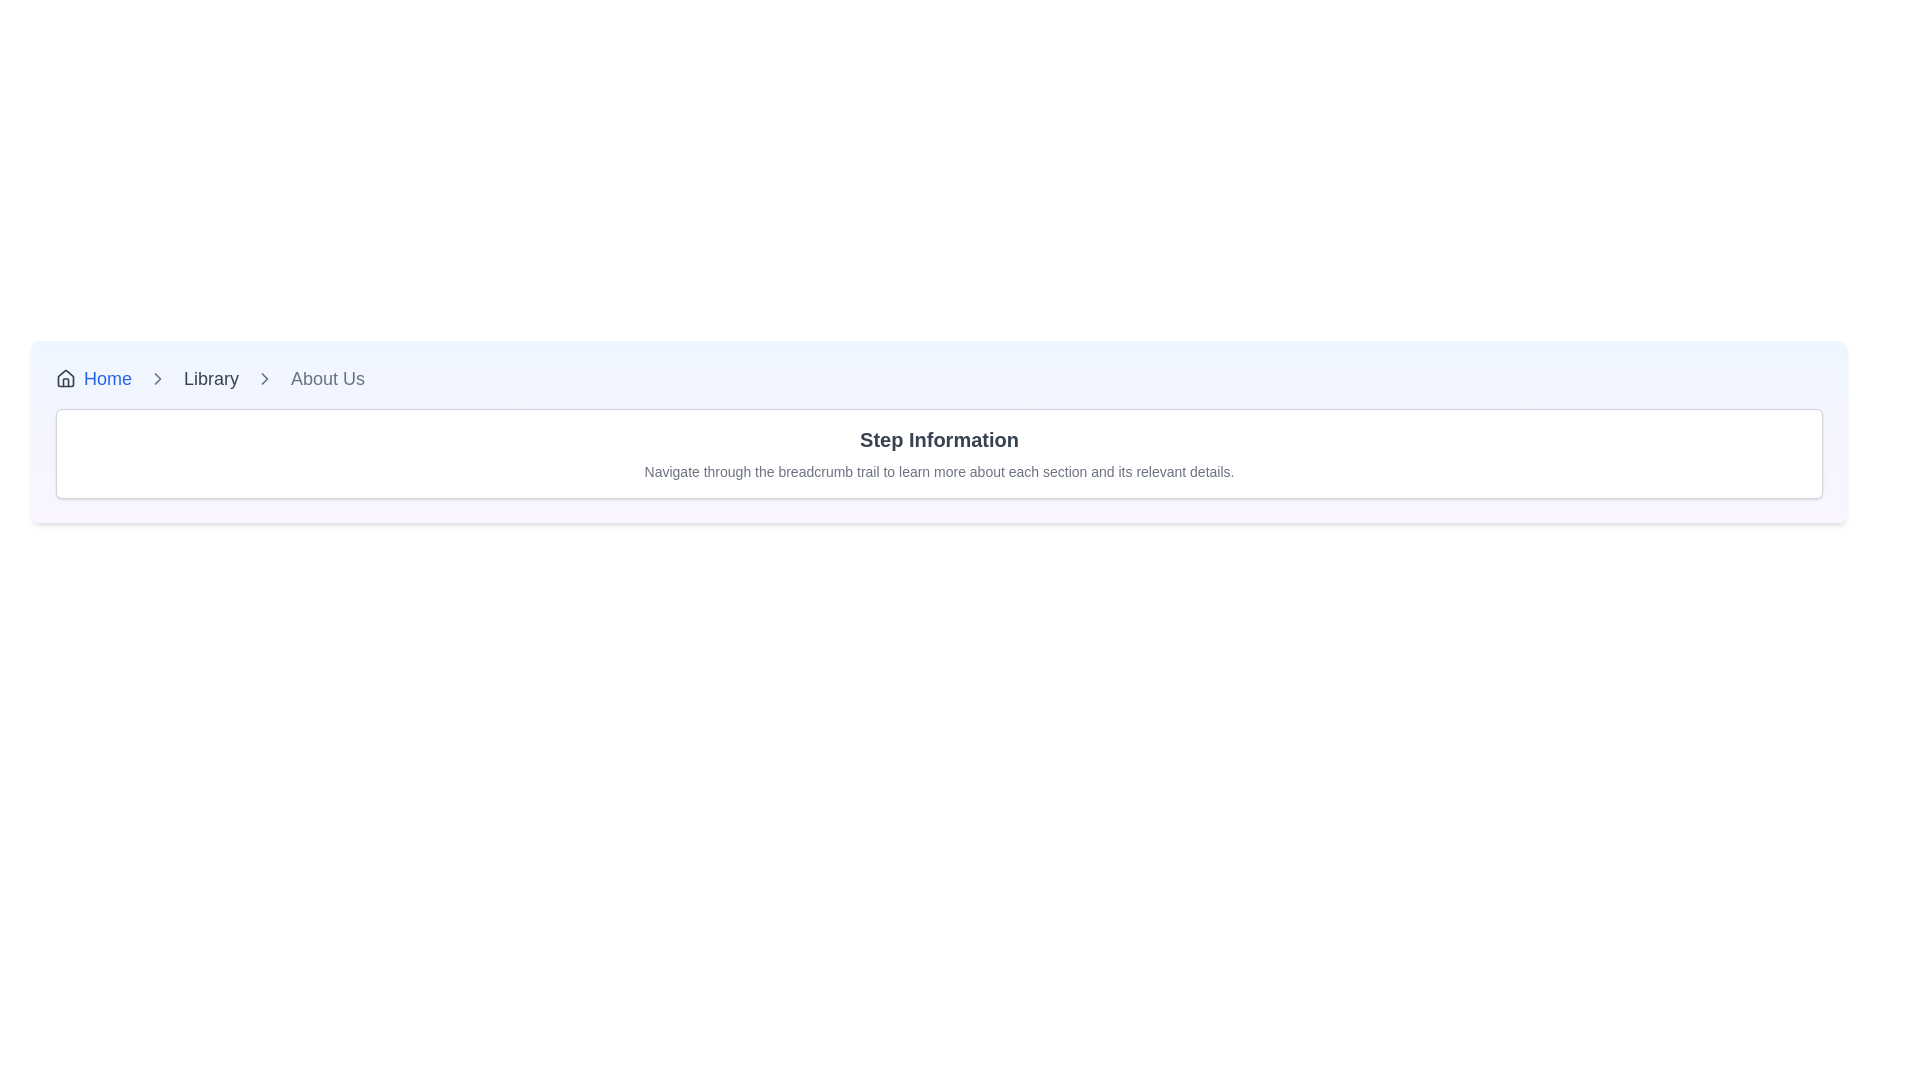 This screenshot has height=1080, width=1920. What do you see at coordinates (938, 438) in the screenshot?
I see `text-based heading element that serves as a title for the section, located at the top of the content block` at bounding box center [938, 438].